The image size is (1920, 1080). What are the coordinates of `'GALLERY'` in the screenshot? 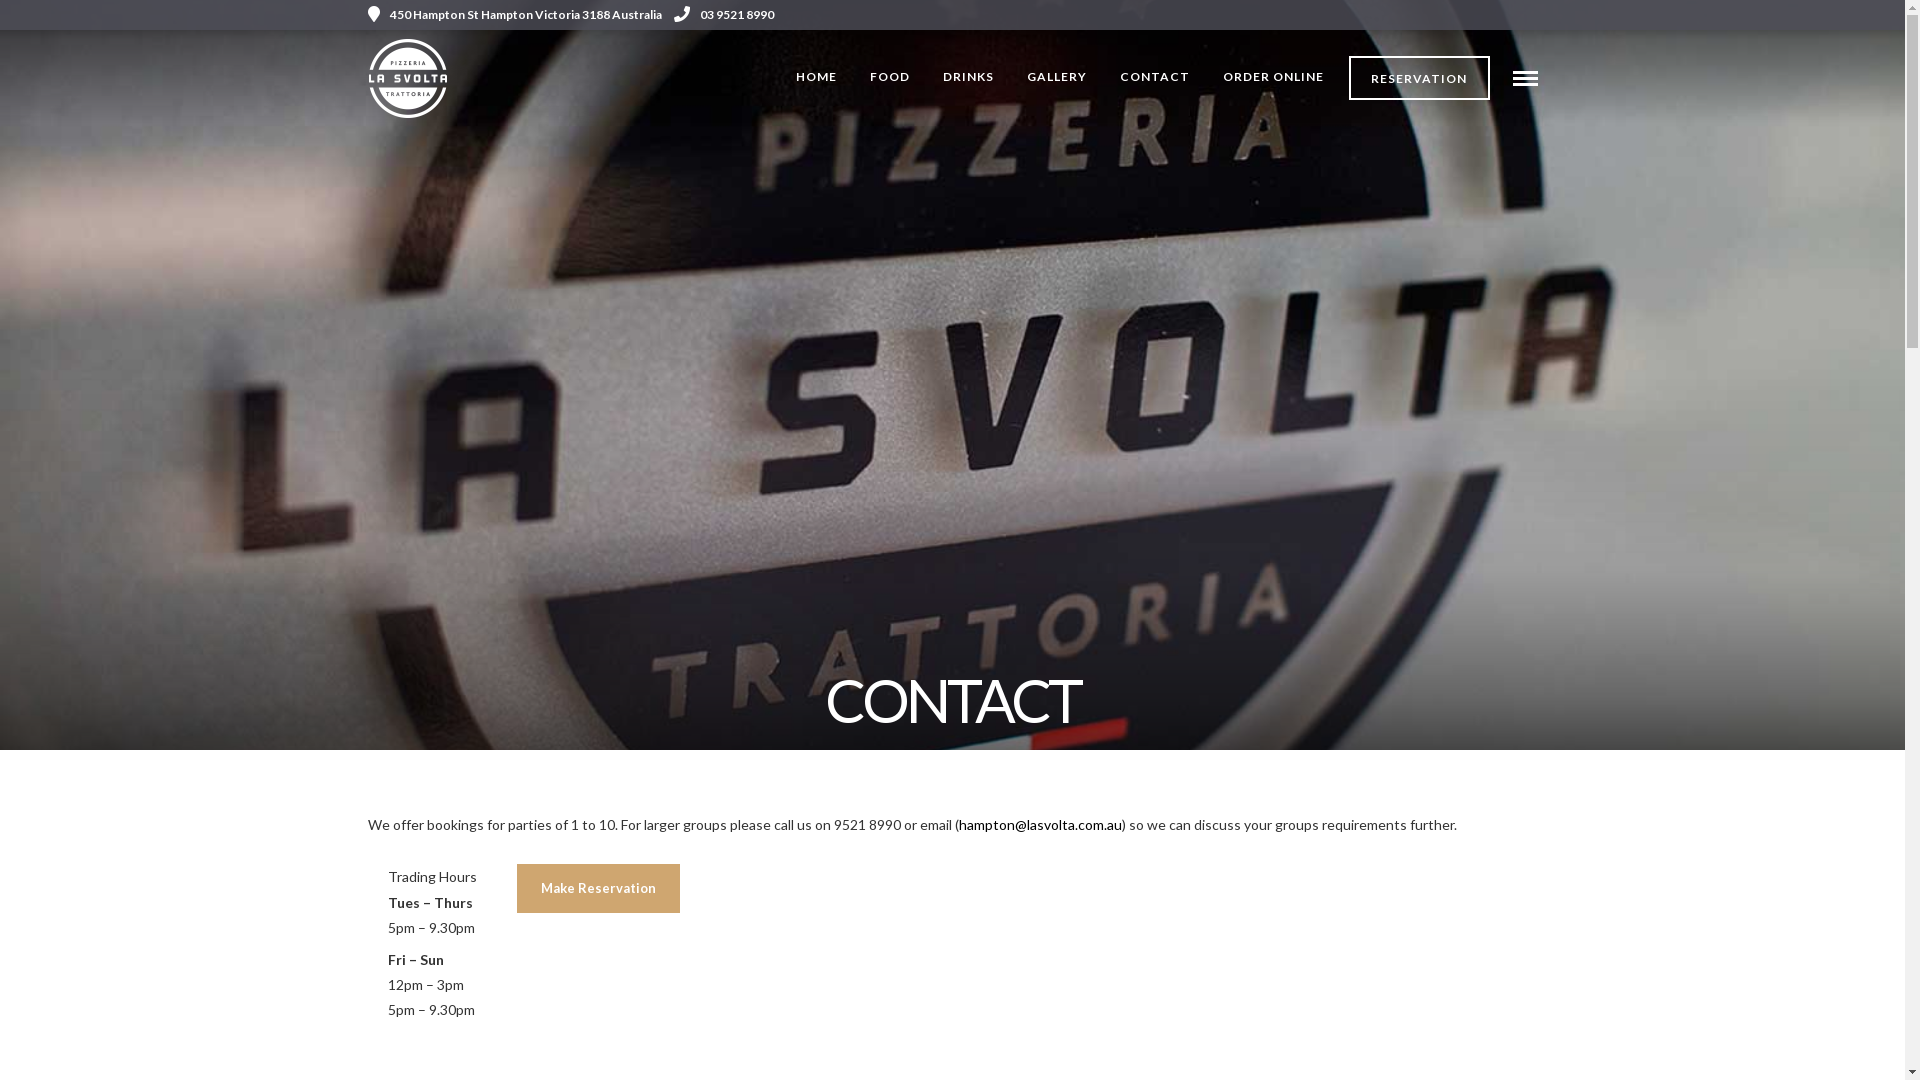 It's located at (1012, 76).